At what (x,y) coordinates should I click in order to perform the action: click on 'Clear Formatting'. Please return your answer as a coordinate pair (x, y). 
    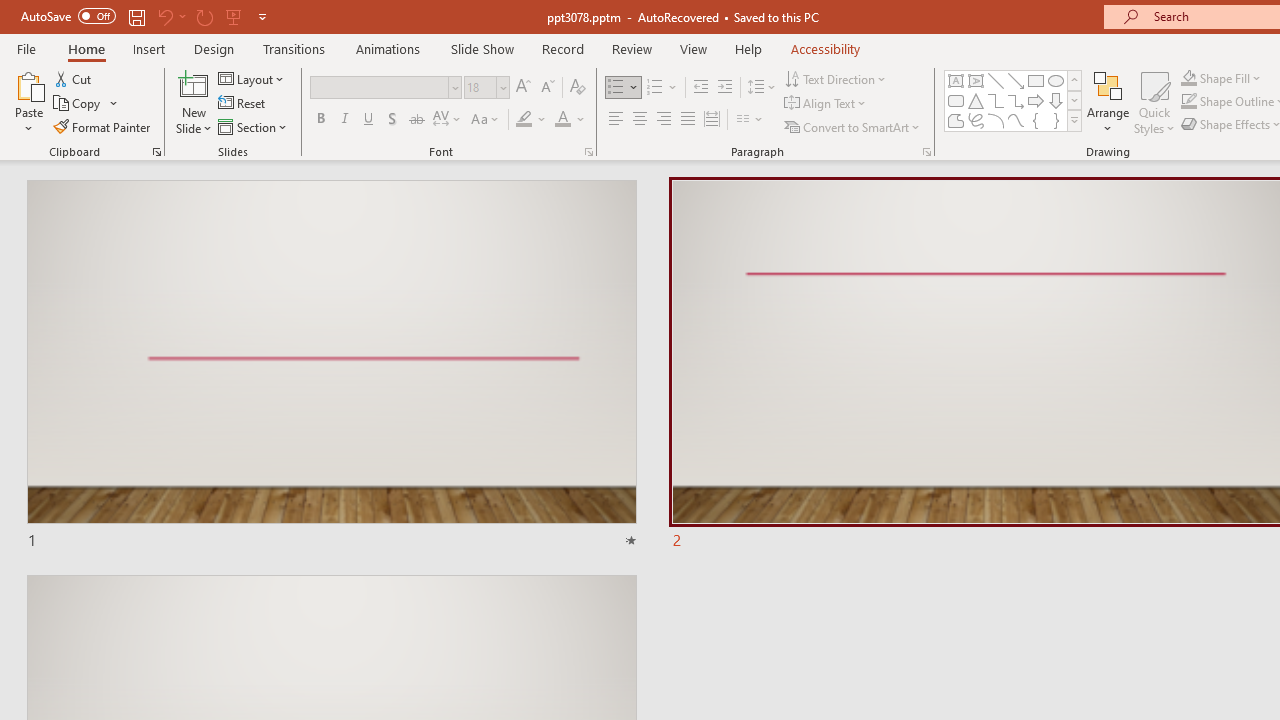
    Looking at the image, I should click on (576, 86).